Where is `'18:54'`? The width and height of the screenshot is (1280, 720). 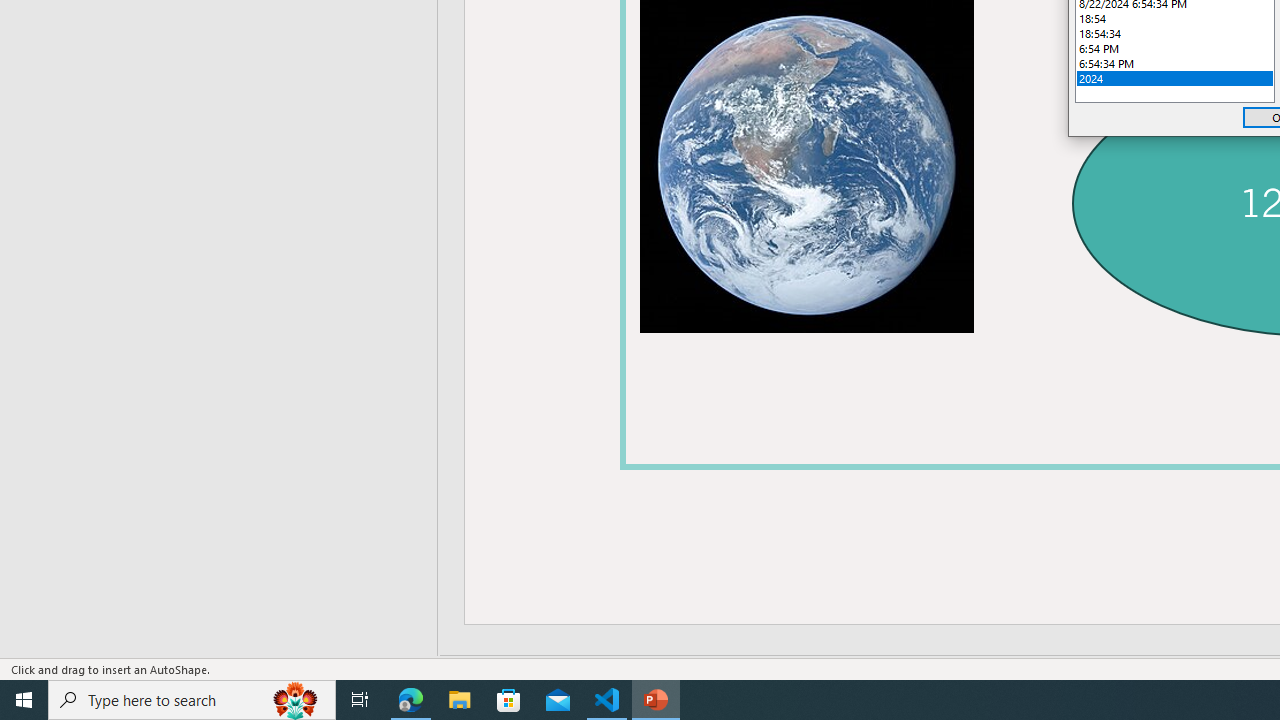
'18:54' is located at coordinates (1175, 18).